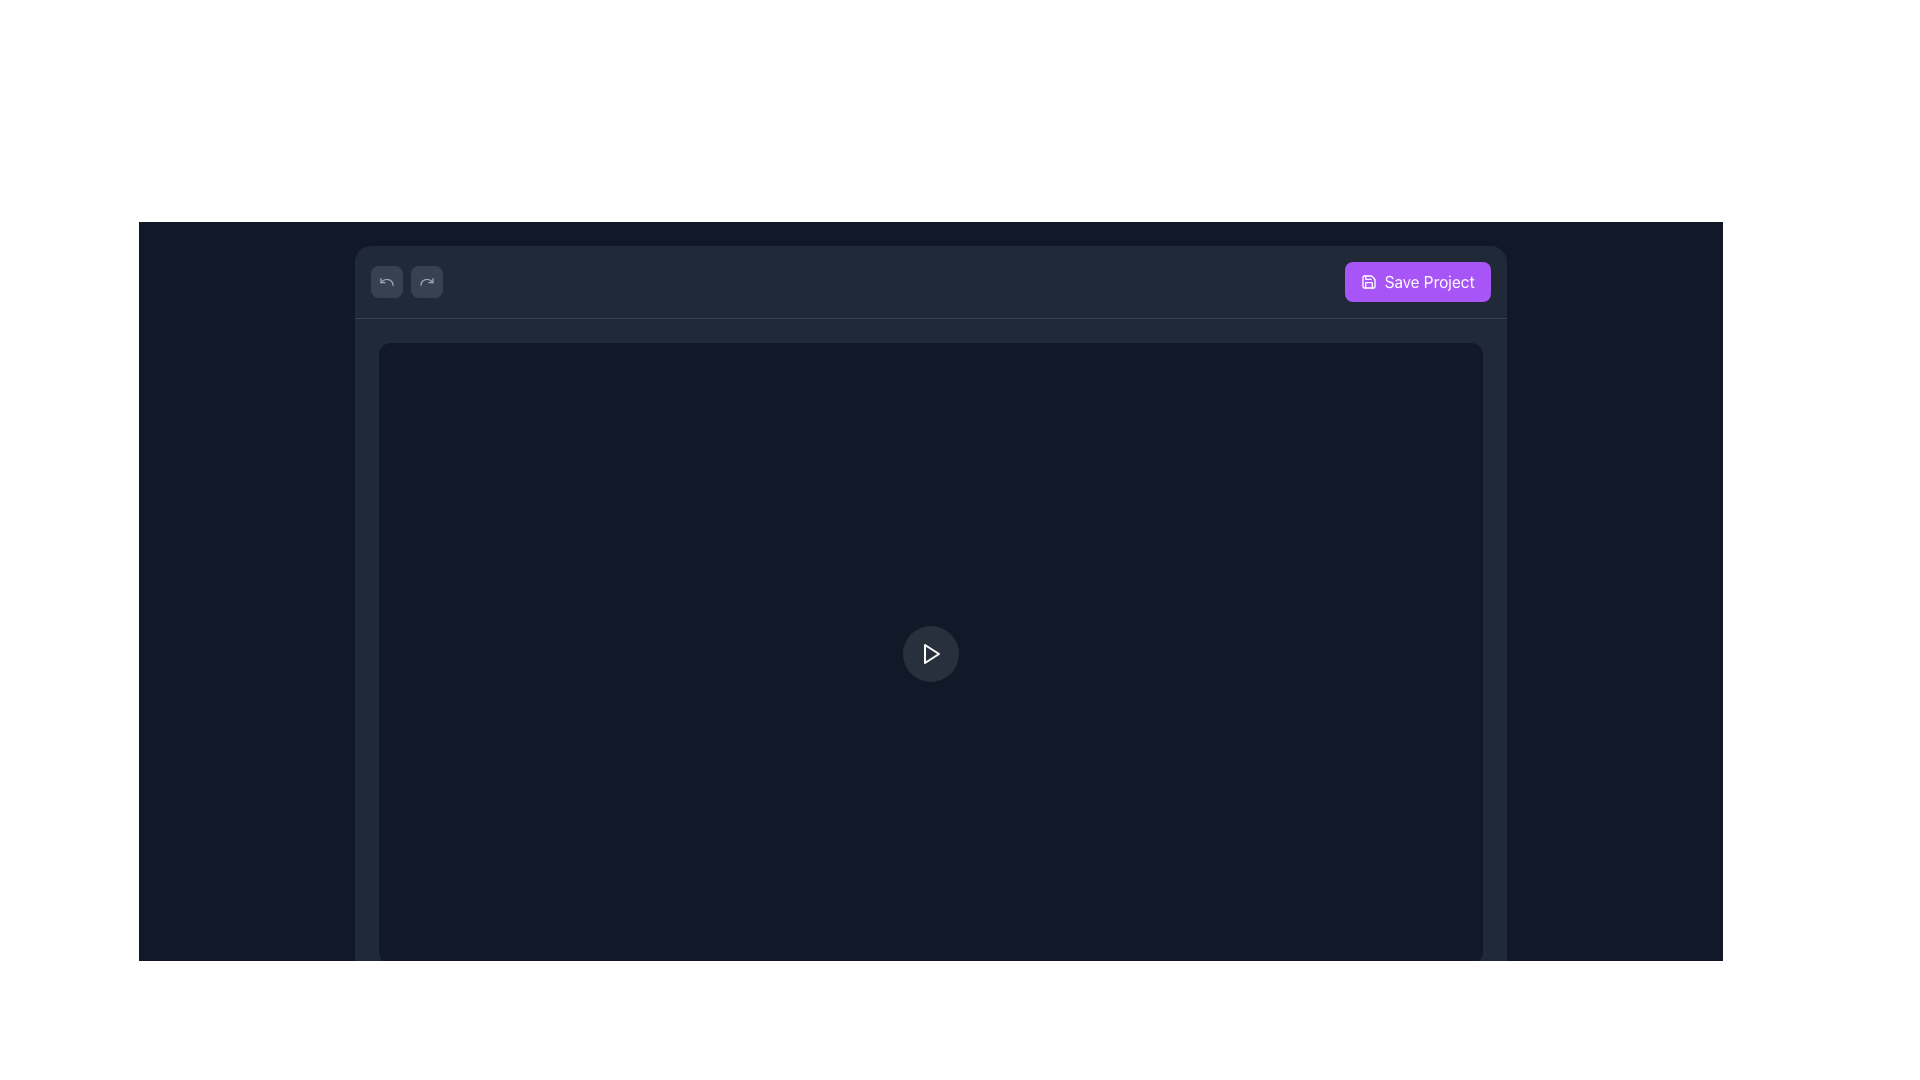  What do you see at coordinates (930, 653) in the screenshot?
I see `the circular button containing the play SVG icon` at bounding box center [930, 653].